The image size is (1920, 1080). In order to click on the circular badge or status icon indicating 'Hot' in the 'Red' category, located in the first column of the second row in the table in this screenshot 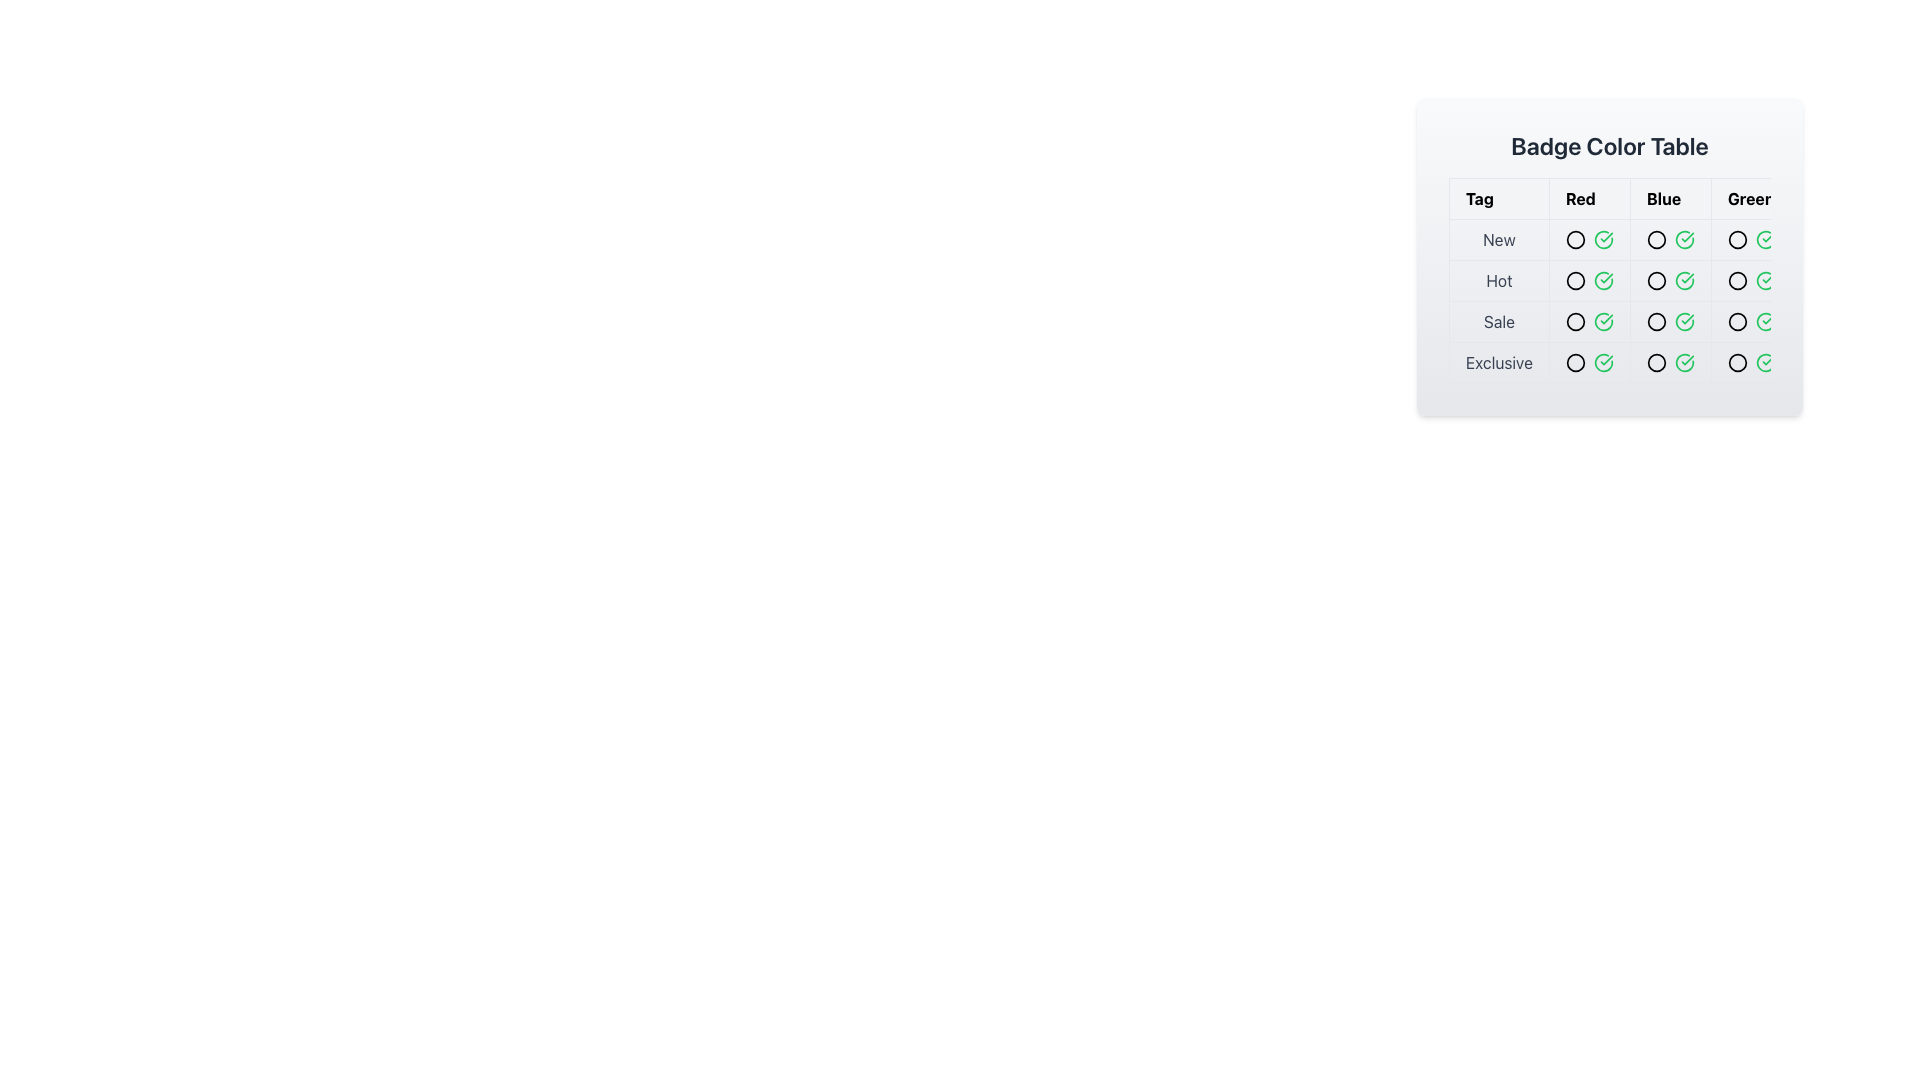, I will do `click(1574, 281)`.